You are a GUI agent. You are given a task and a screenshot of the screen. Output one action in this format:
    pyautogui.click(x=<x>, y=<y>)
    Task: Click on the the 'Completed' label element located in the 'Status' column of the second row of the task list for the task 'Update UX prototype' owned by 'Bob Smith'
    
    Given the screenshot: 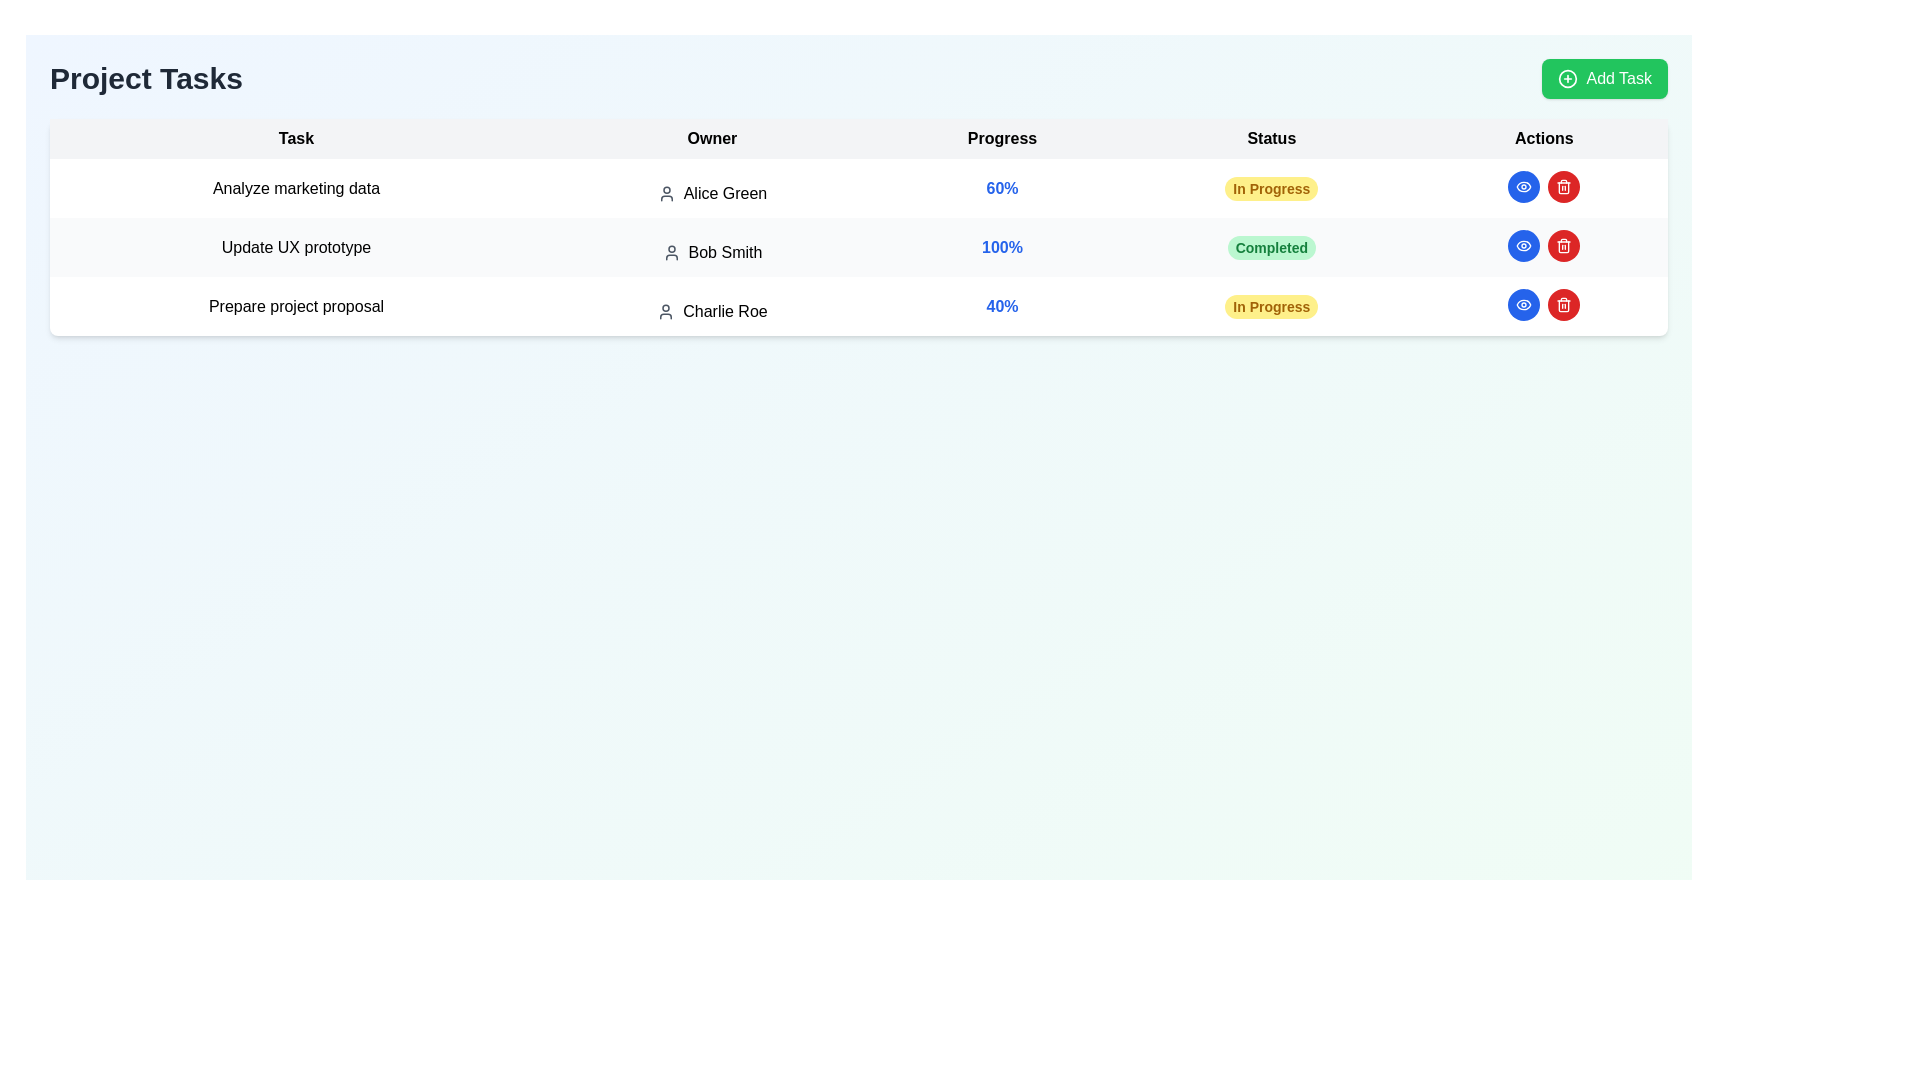 What is the action you would take?
    pyautogui.click(x=1270, y=246)
    